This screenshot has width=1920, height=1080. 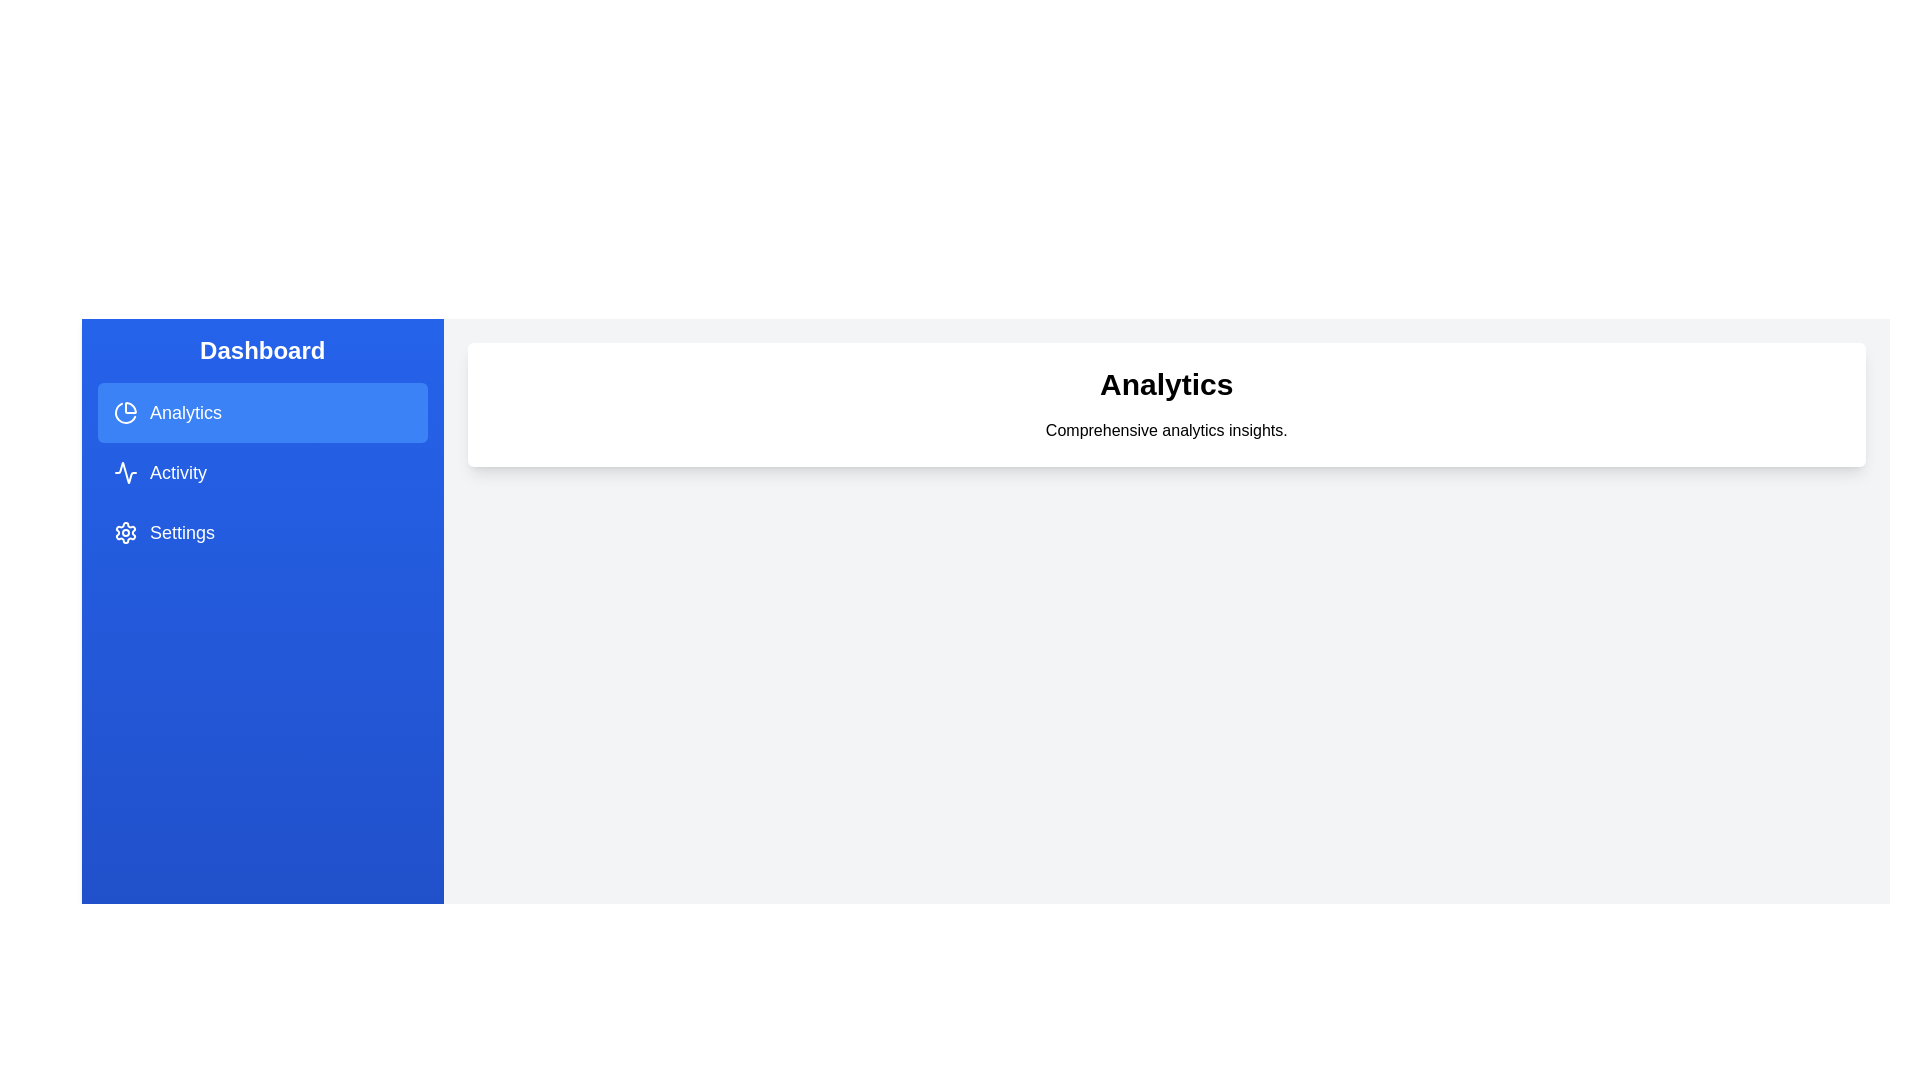 What do you see at coordinates (129, 407) in the screenshot?
I see `the upper-right arc component of the pie-chart-like icon in the sidebar menu, located adjacent to the 'Analytics' text` at bounding box center [129, 407].